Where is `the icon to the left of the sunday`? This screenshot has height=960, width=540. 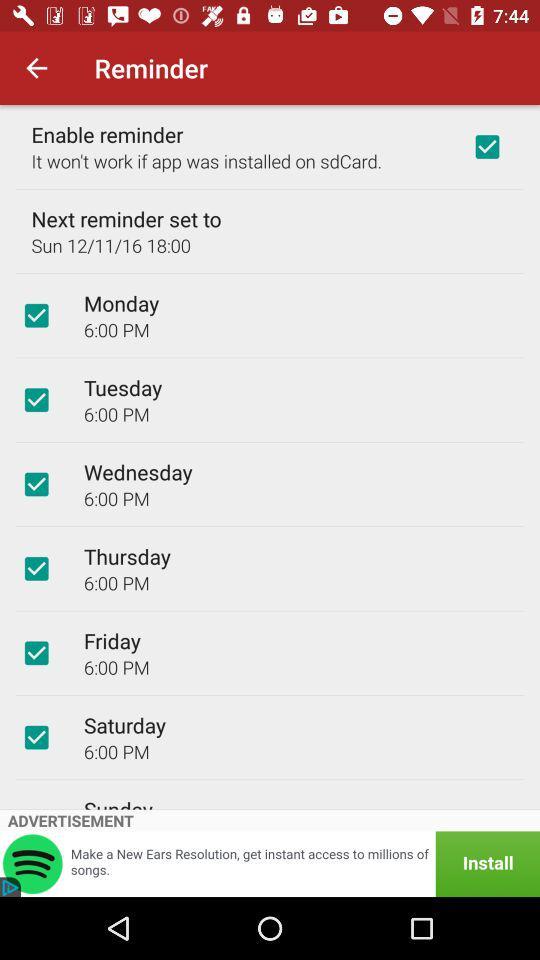 the icon to the left of the sunday is located at coordinates (36, 805).